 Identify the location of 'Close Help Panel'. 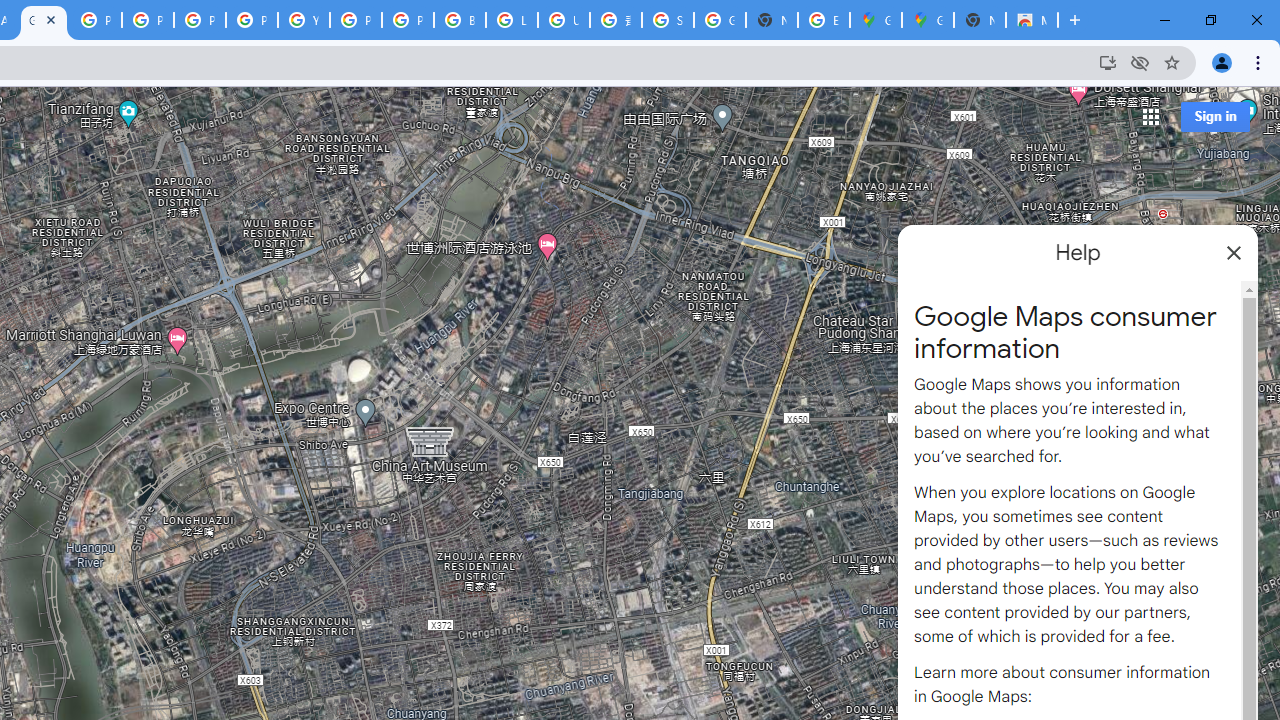
(1233, 252).